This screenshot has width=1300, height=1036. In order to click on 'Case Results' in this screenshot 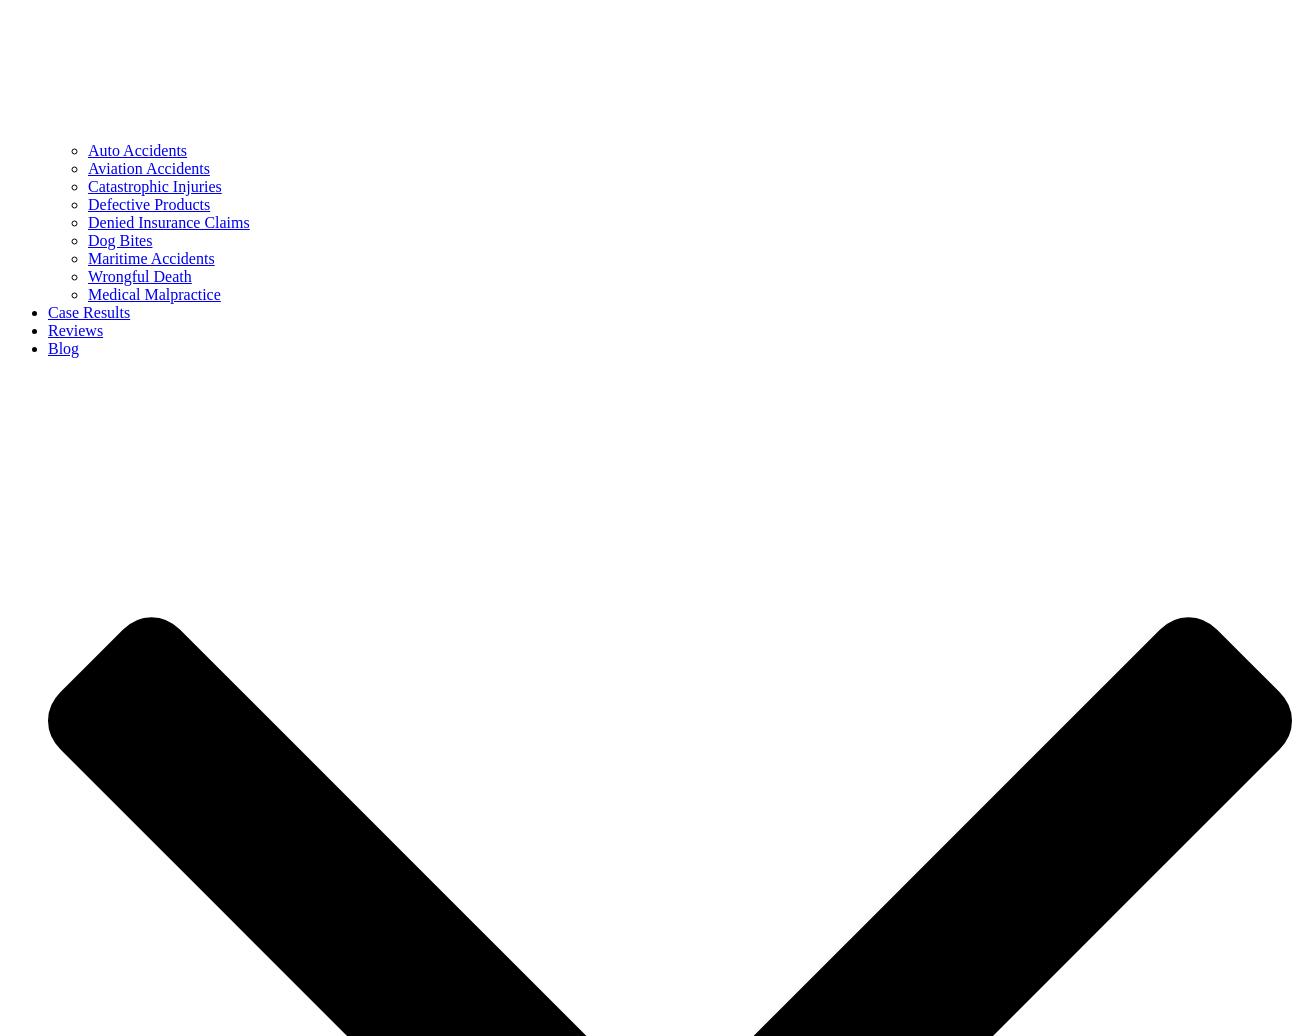, I will do `click(89, 312)`.